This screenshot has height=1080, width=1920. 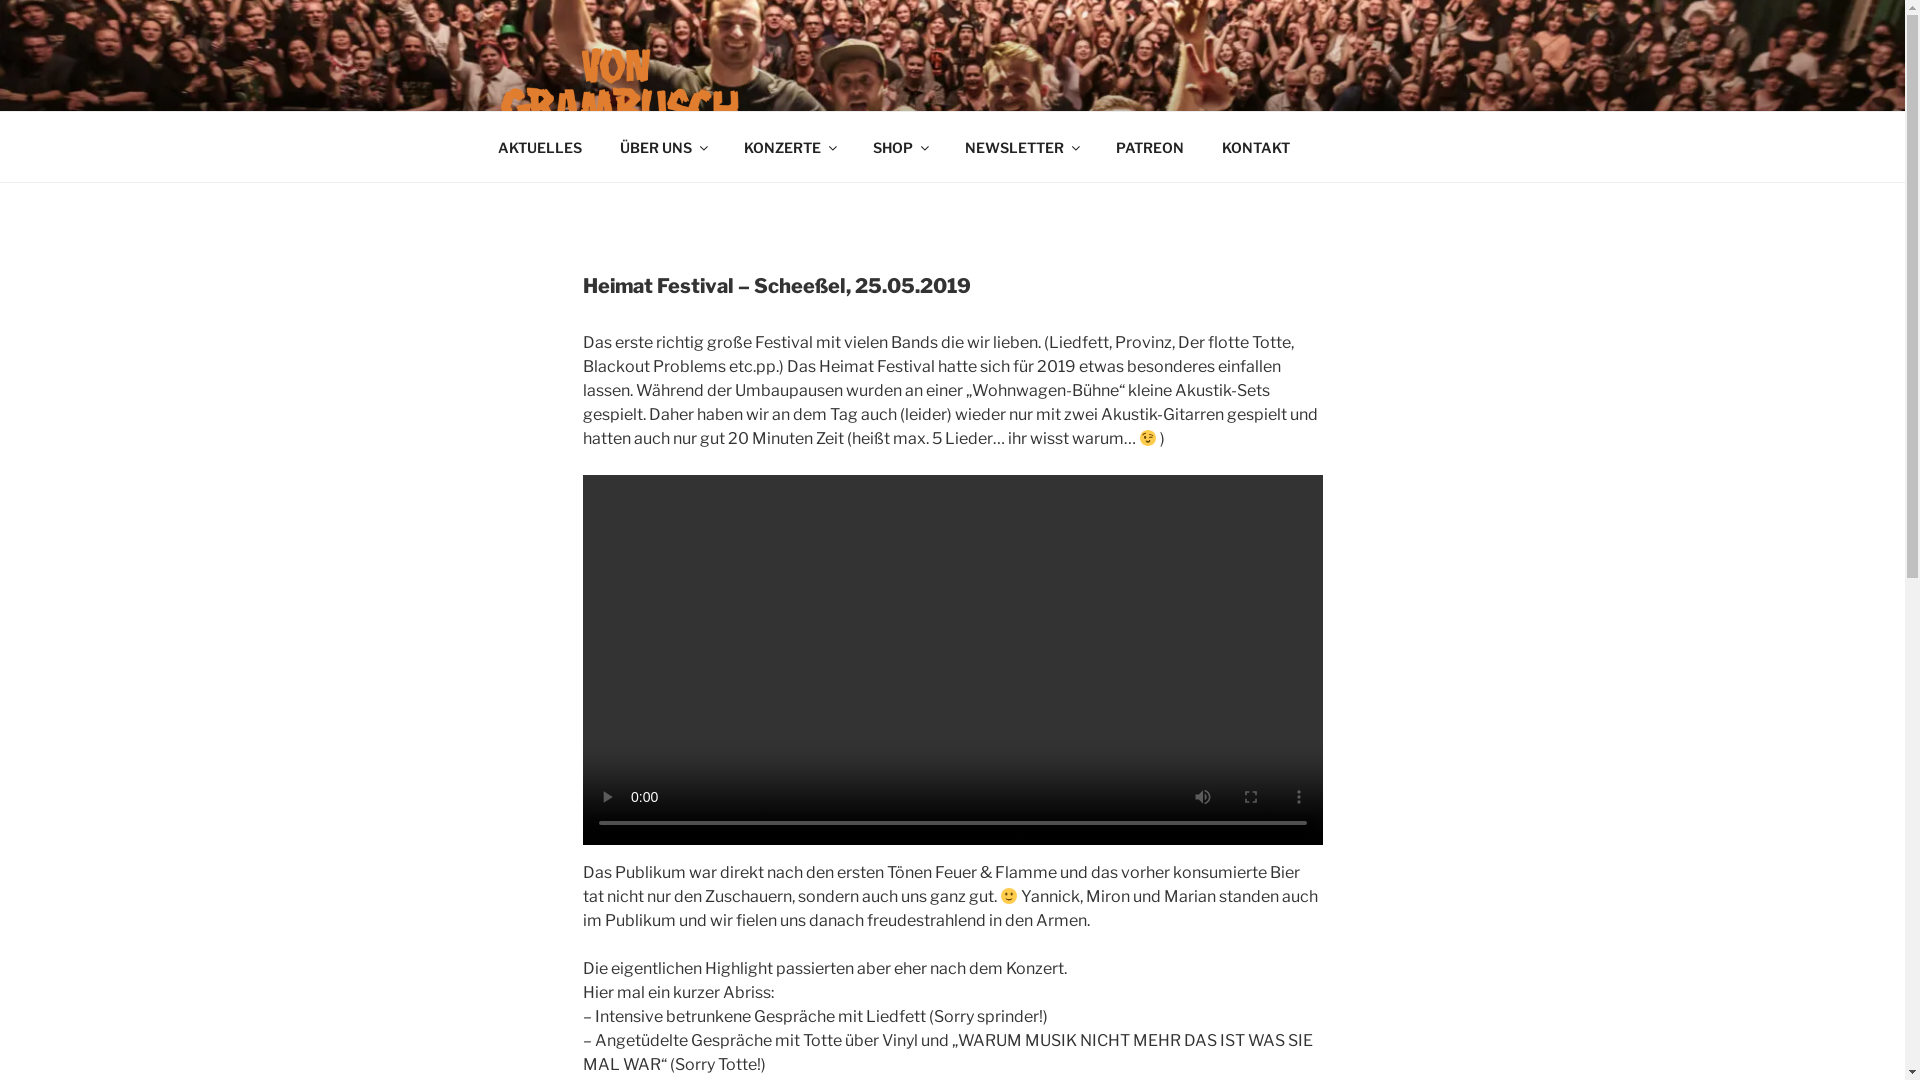 I want to click on 'VON GRAMBUSCH', so click(x=684, y=156).